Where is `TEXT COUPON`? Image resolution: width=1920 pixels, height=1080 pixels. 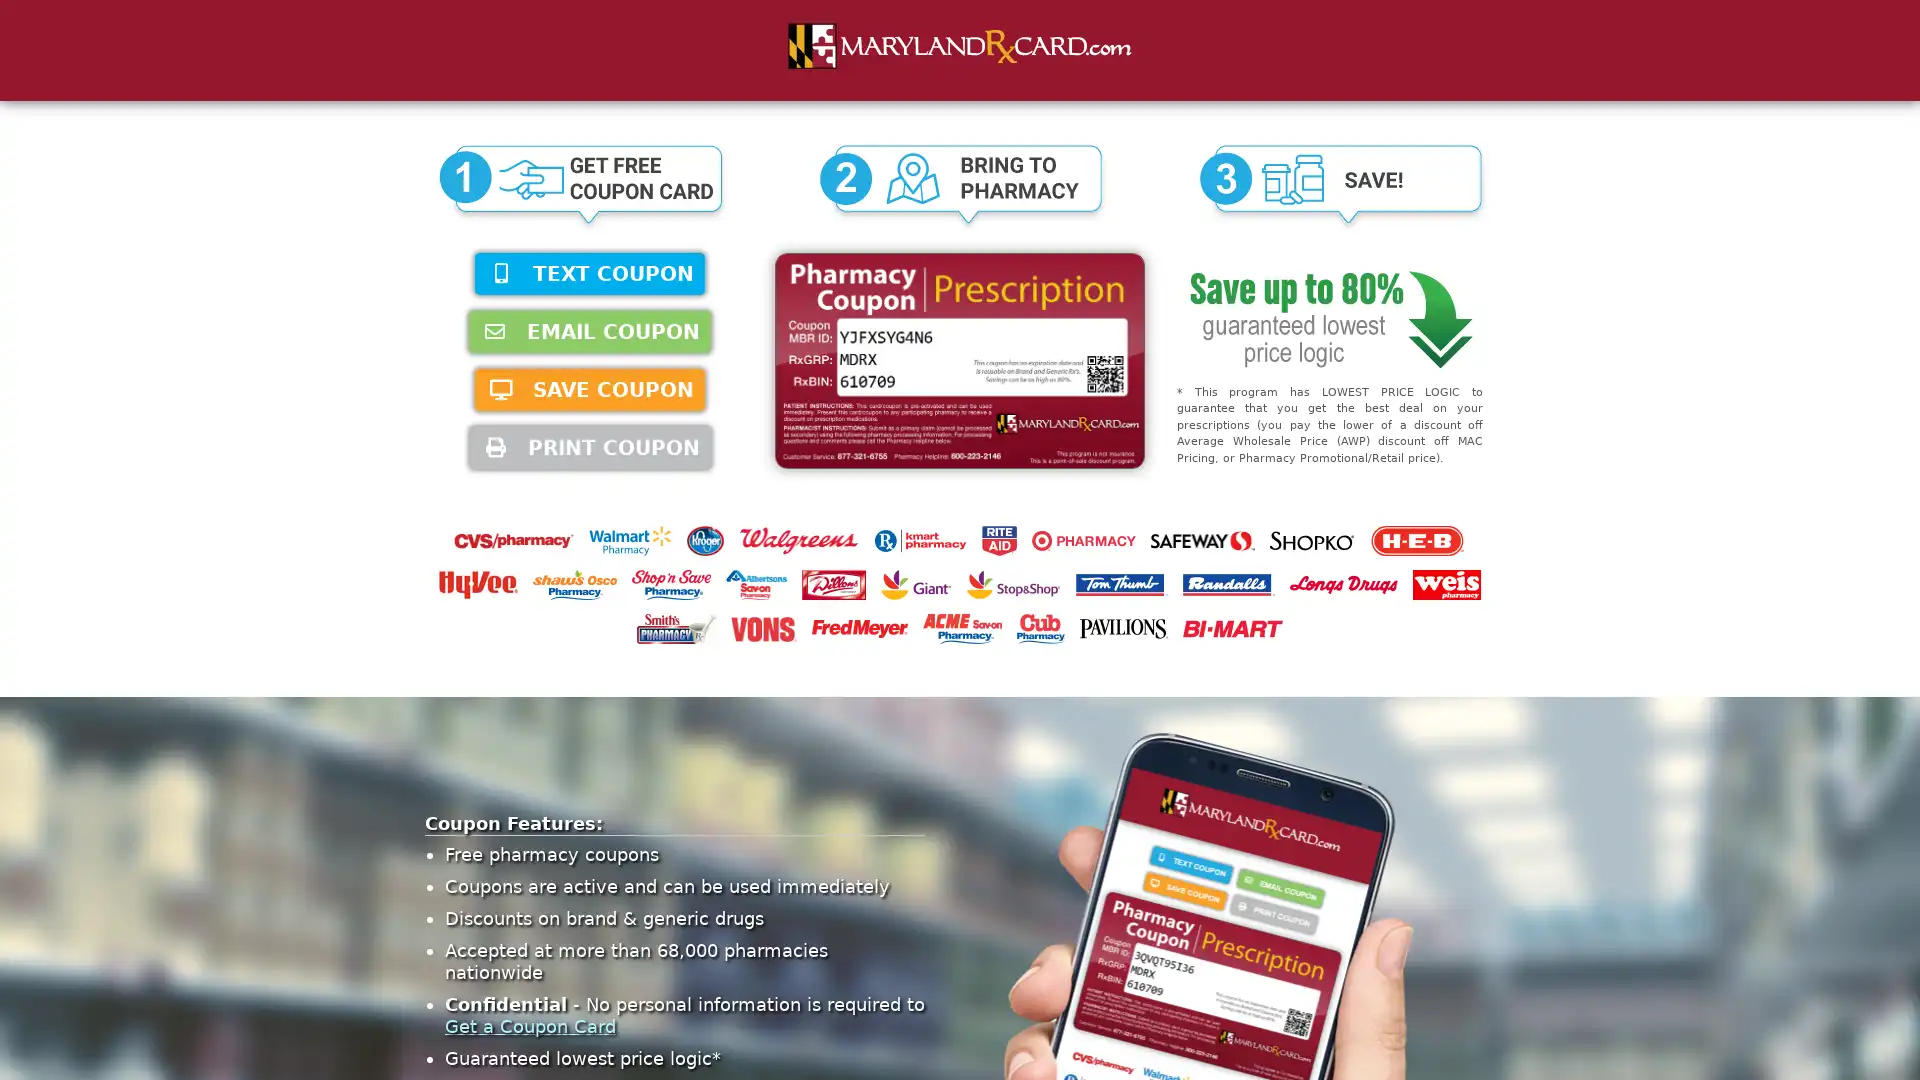 TEXT COUPON is located at coordinates (589, 273).